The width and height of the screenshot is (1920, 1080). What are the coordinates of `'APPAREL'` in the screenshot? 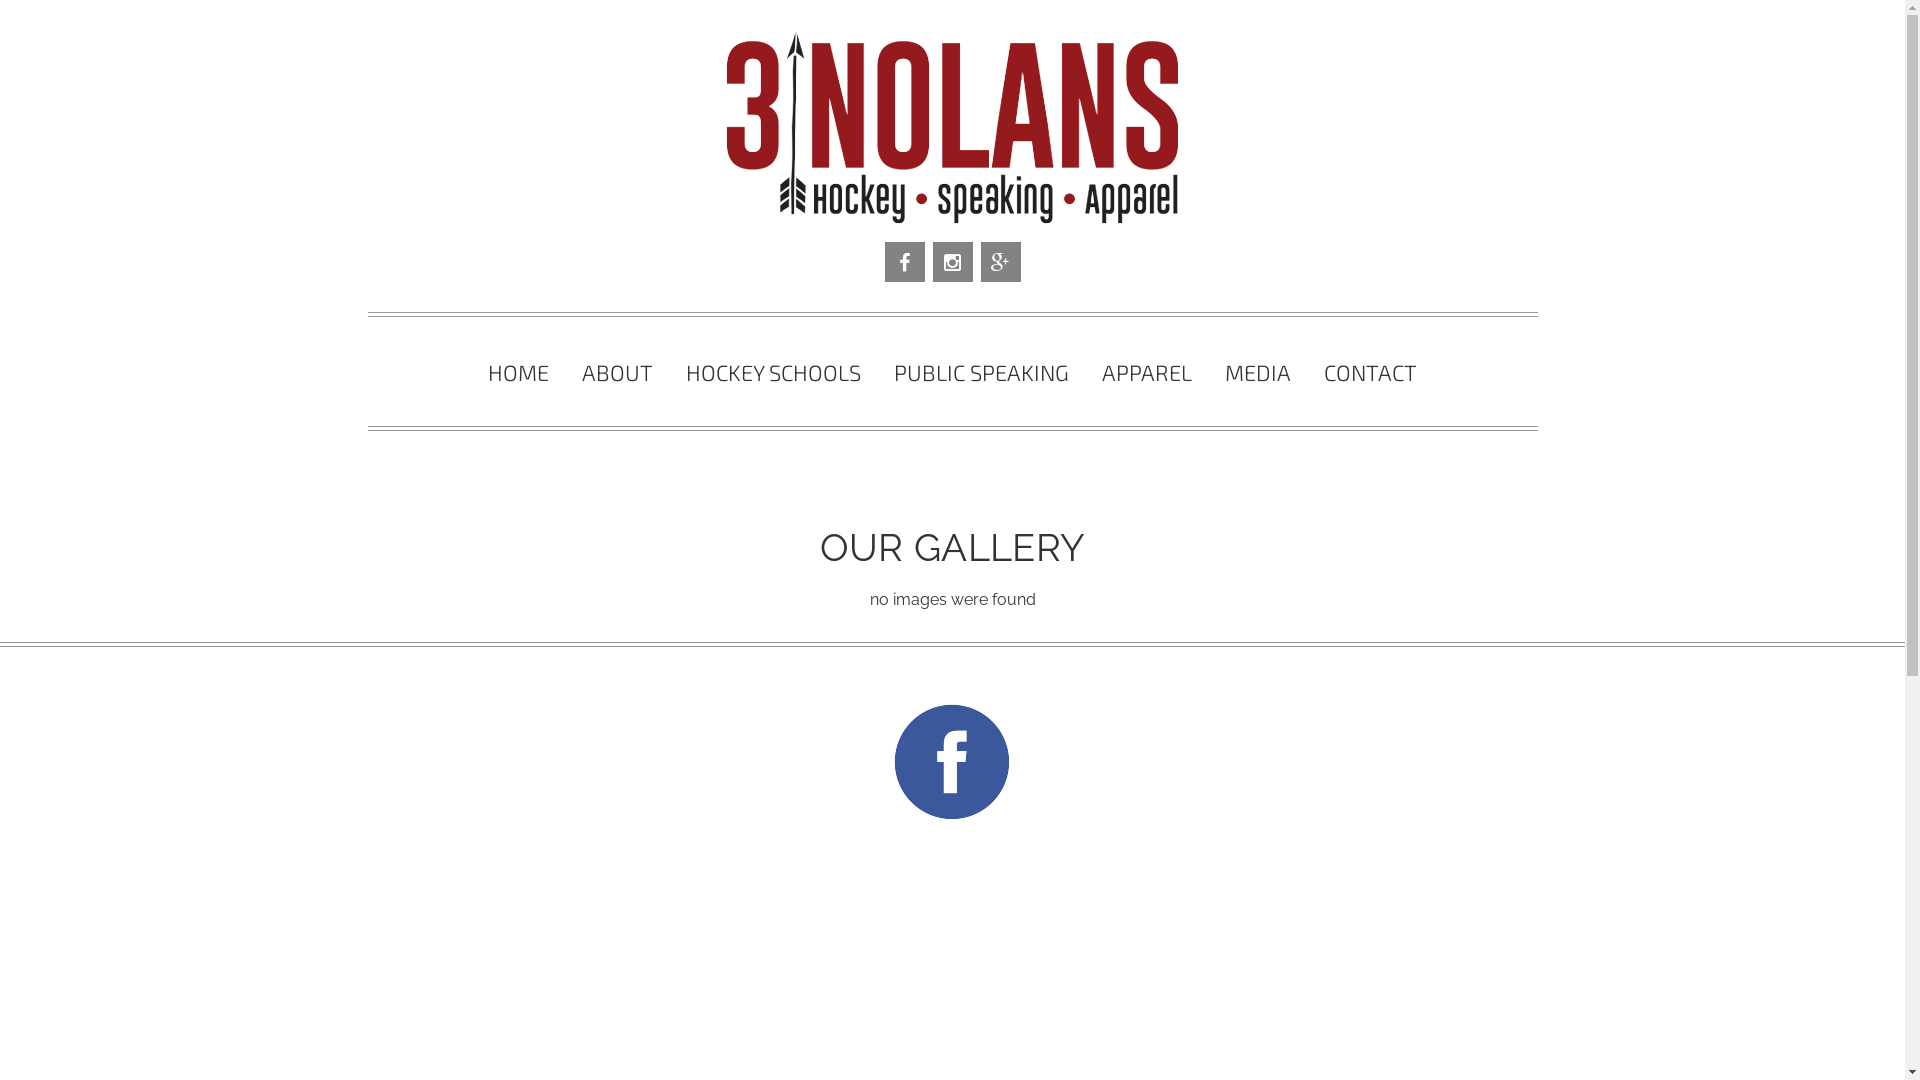 It's located at (1147, 371).